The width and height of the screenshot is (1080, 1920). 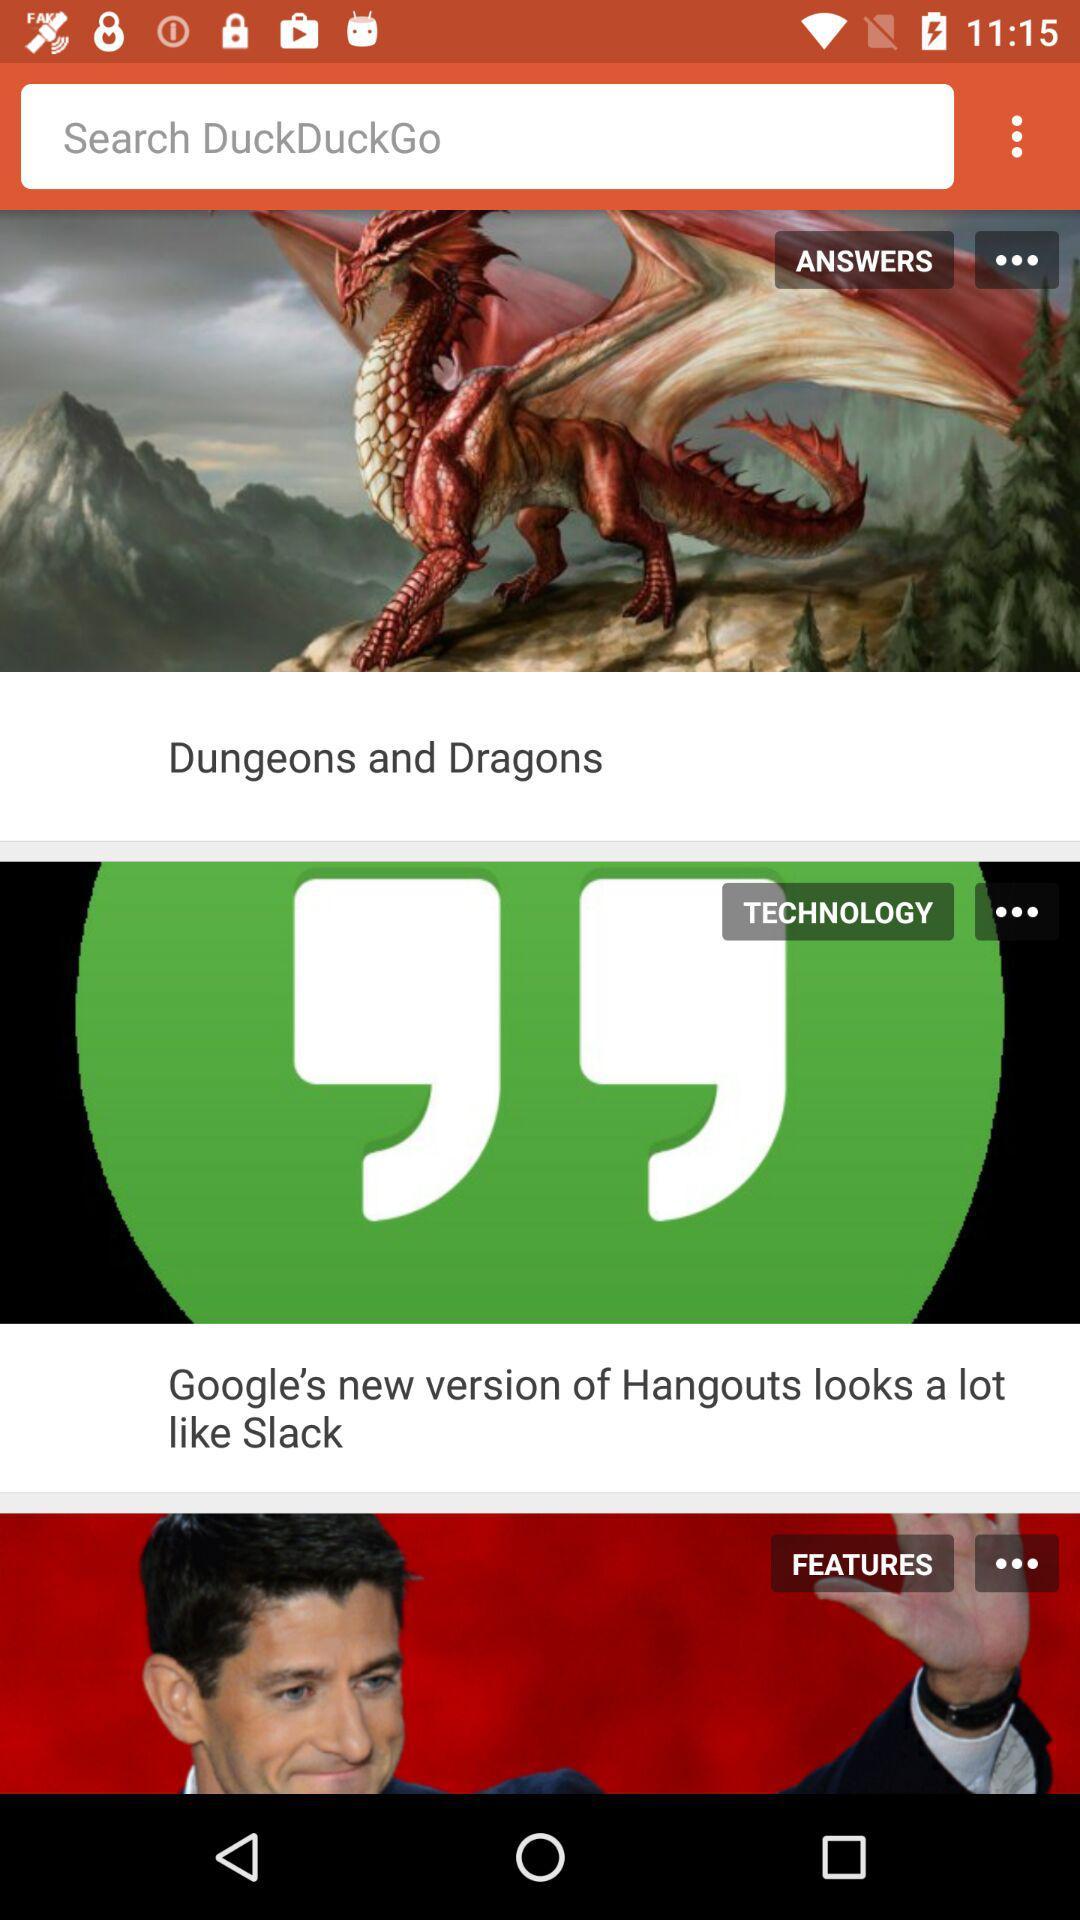 What do you see at coordinates (83, 1406) in the screenshot?
I see `check option` at bounding box center [83, 1406].